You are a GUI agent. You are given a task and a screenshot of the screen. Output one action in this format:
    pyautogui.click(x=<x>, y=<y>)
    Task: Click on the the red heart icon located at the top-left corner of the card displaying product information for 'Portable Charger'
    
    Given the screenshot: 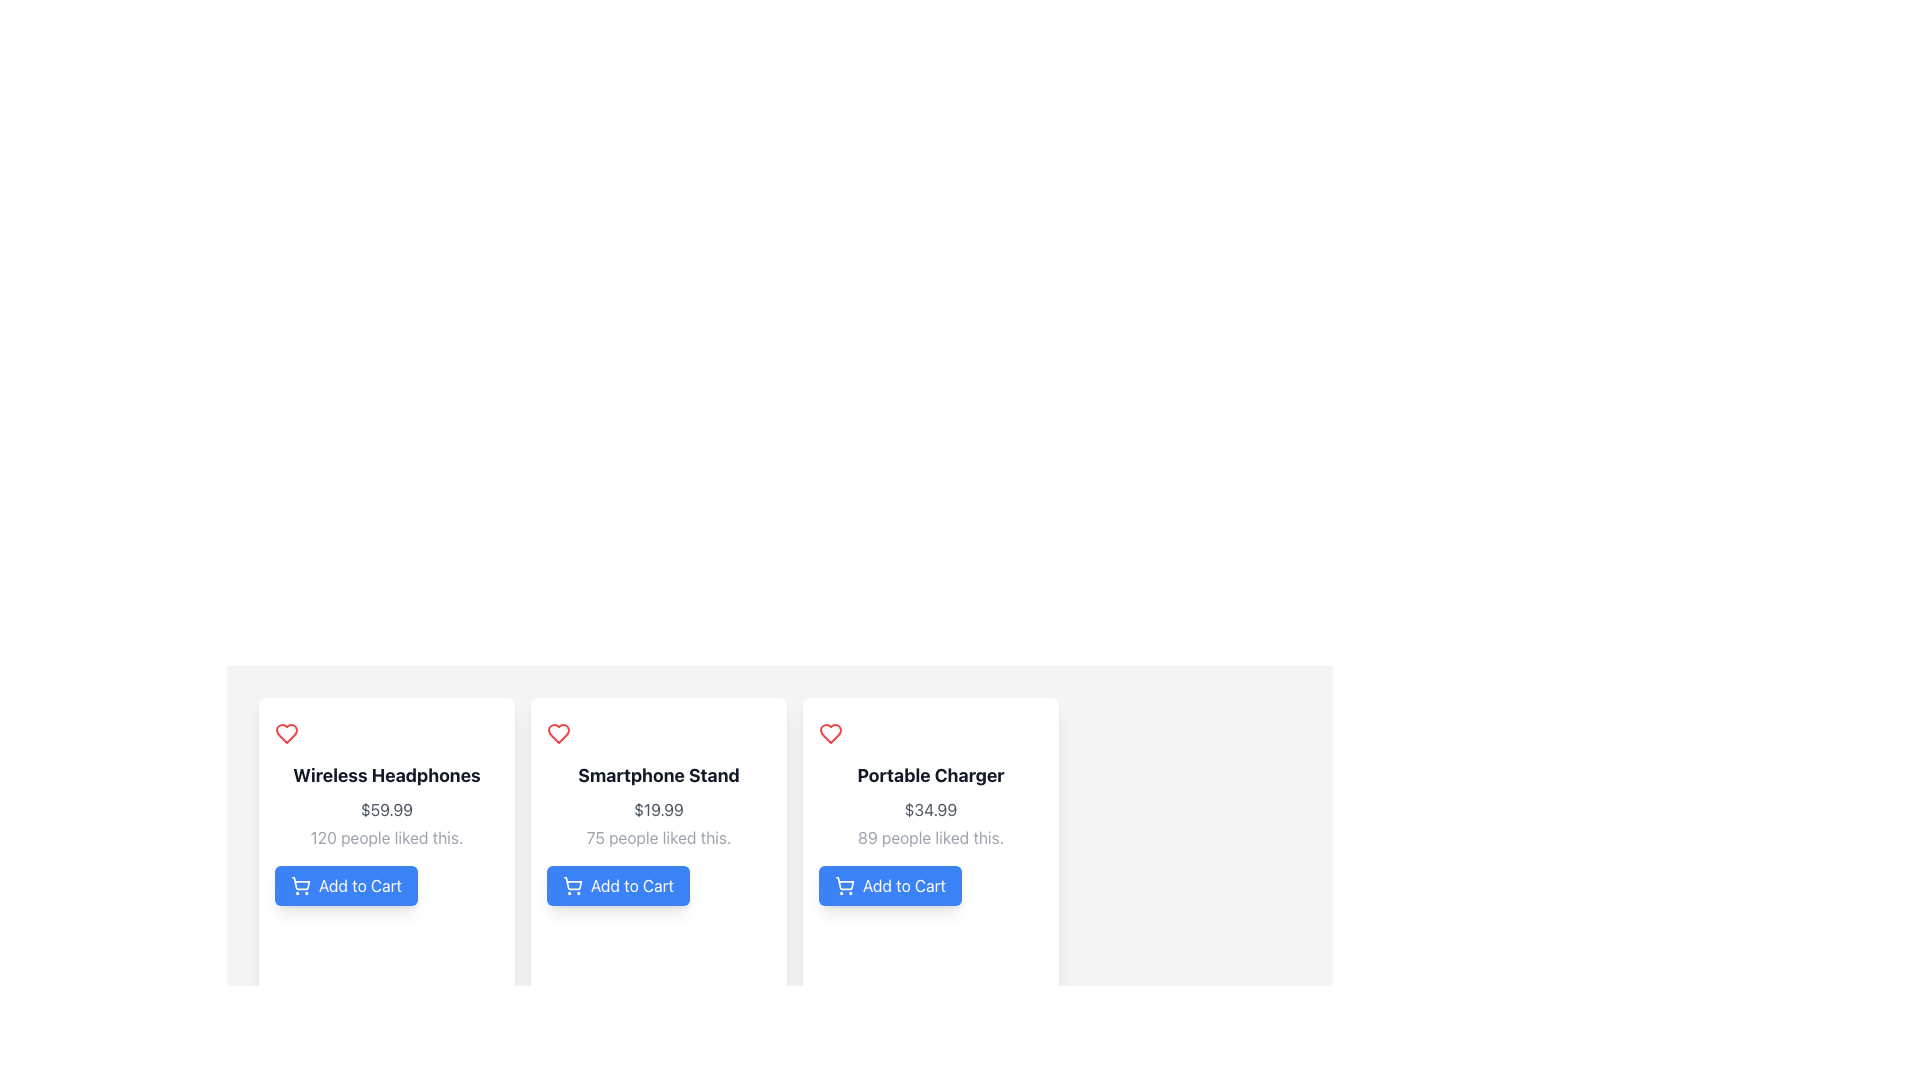 What is the action you would take?
    pyautogui.click(x=830, y=733)
    